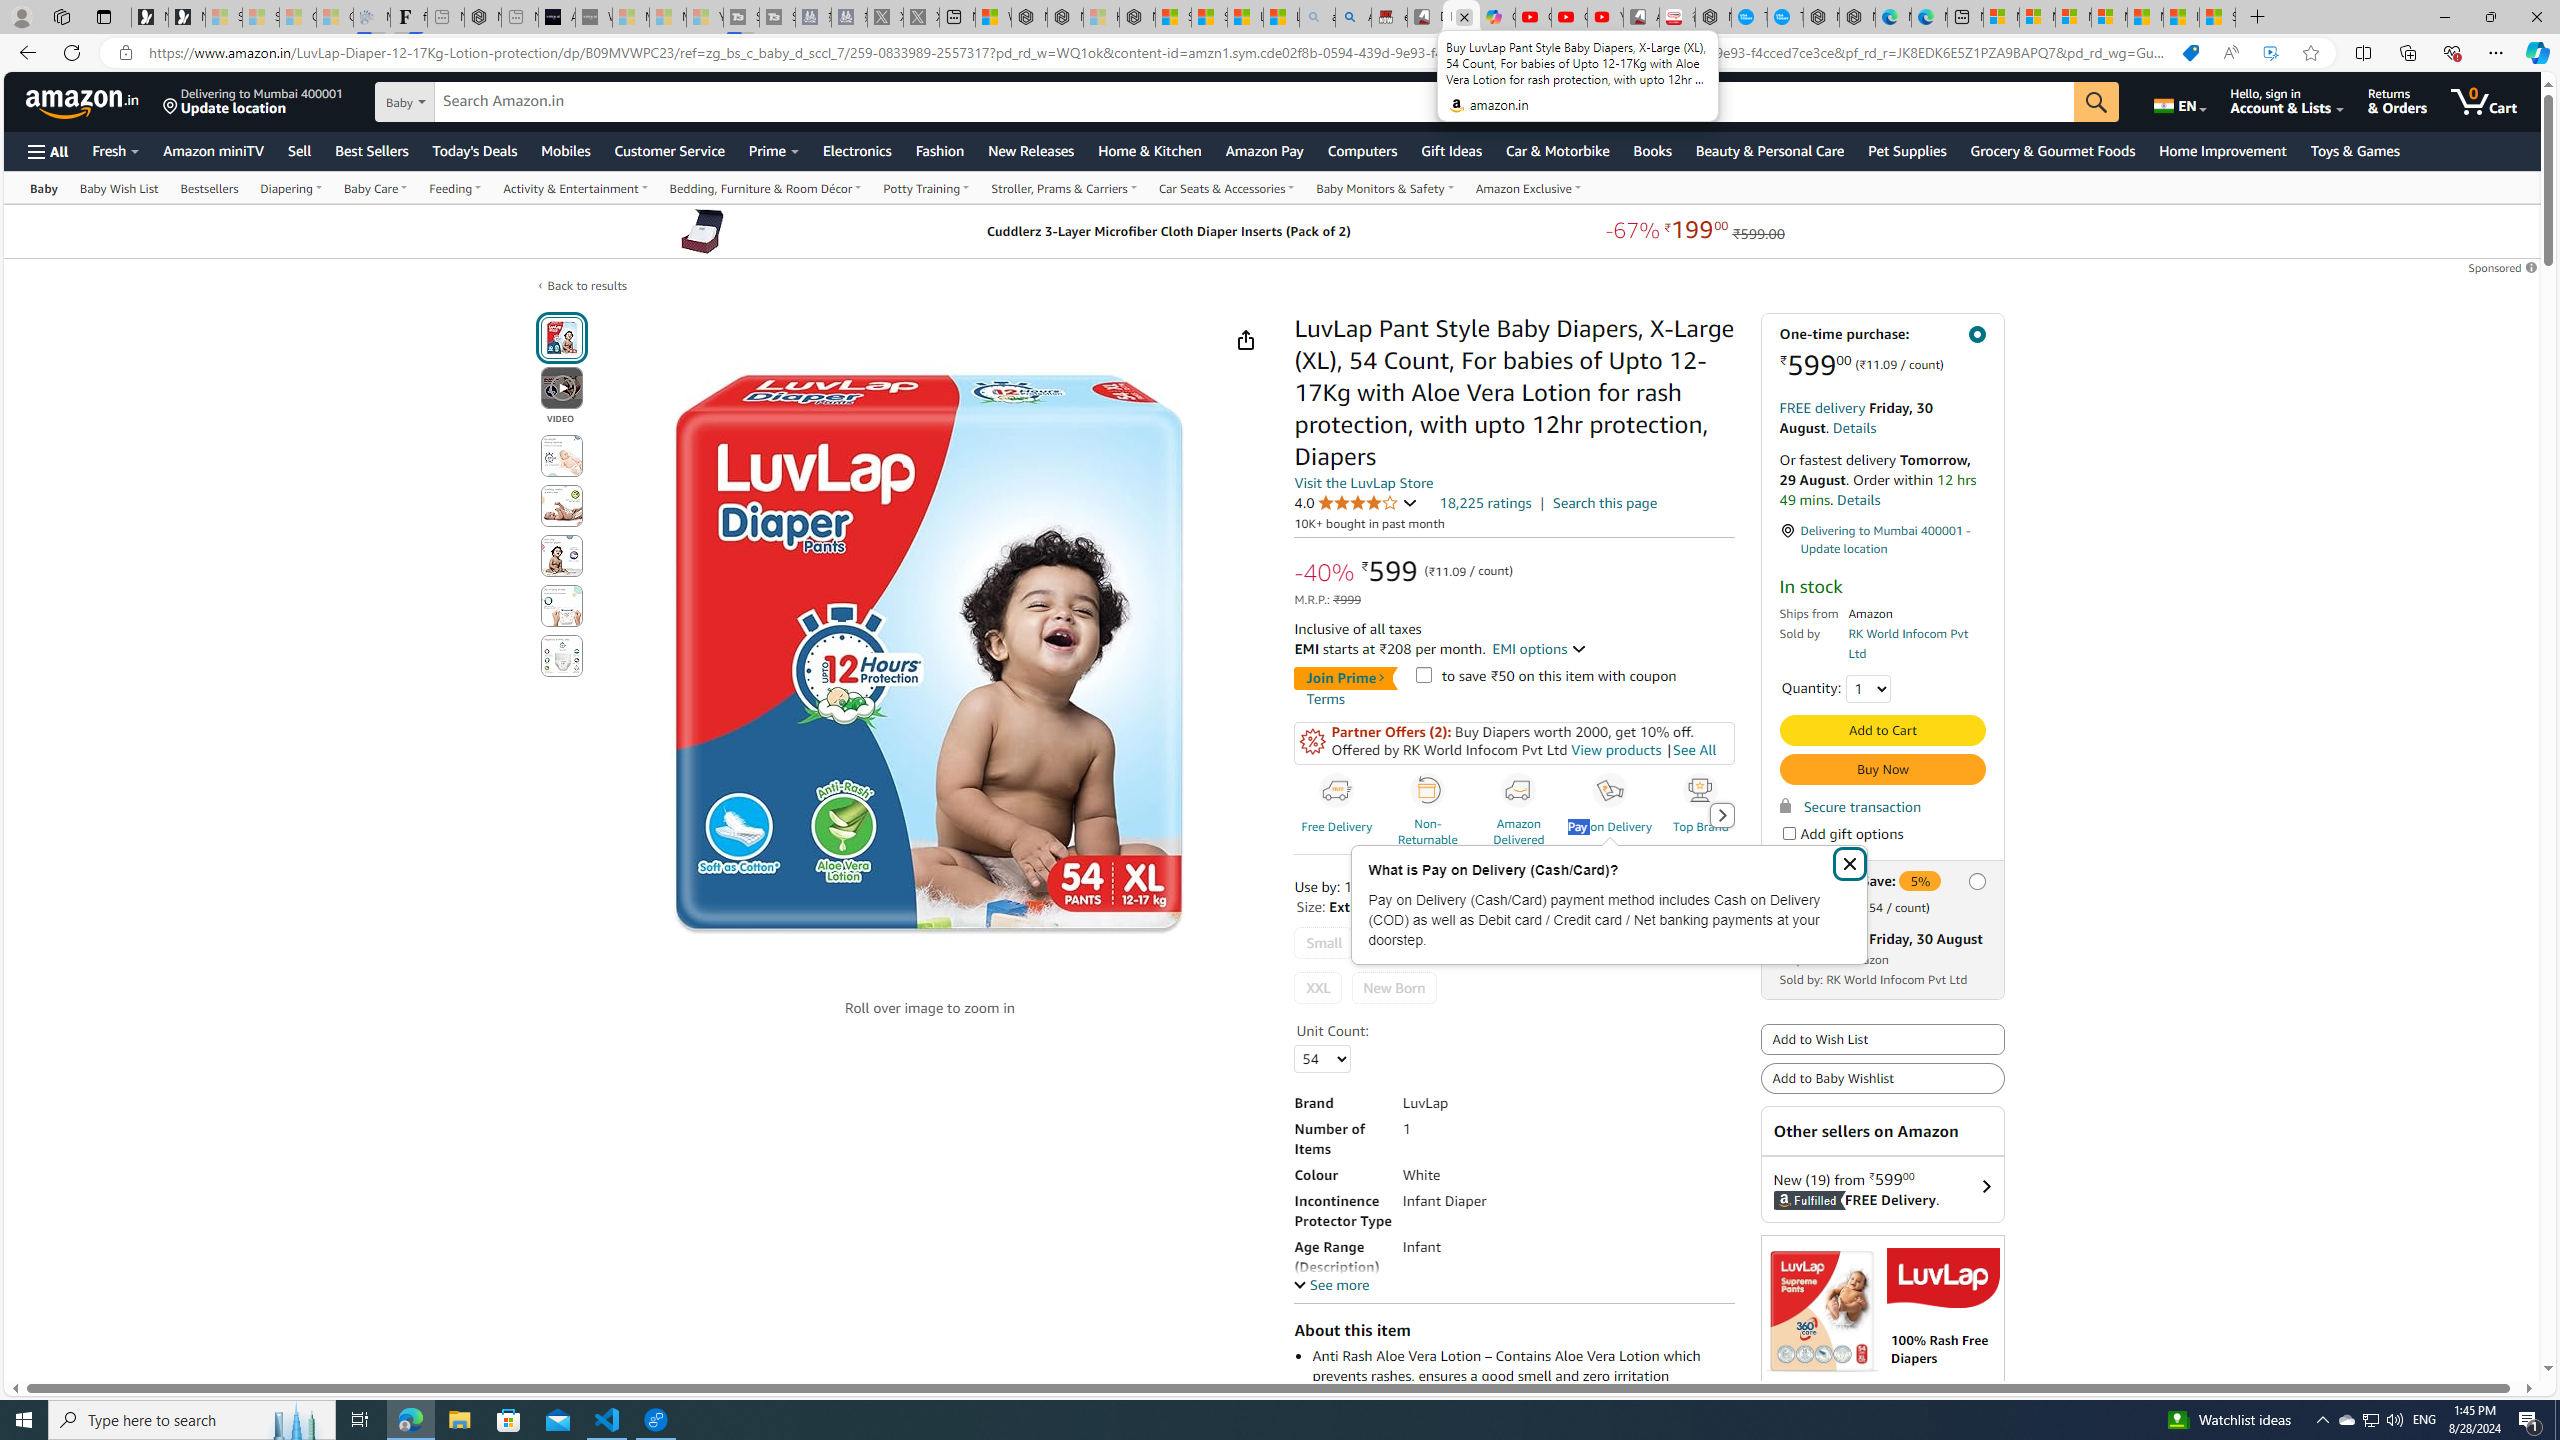  What do you see at coordinates (1137, 16) in the screenshot?
I see `'Nordace - Nordace Siena Is Not An Ordinary Backpack'` at bounding box center [1137, 16].